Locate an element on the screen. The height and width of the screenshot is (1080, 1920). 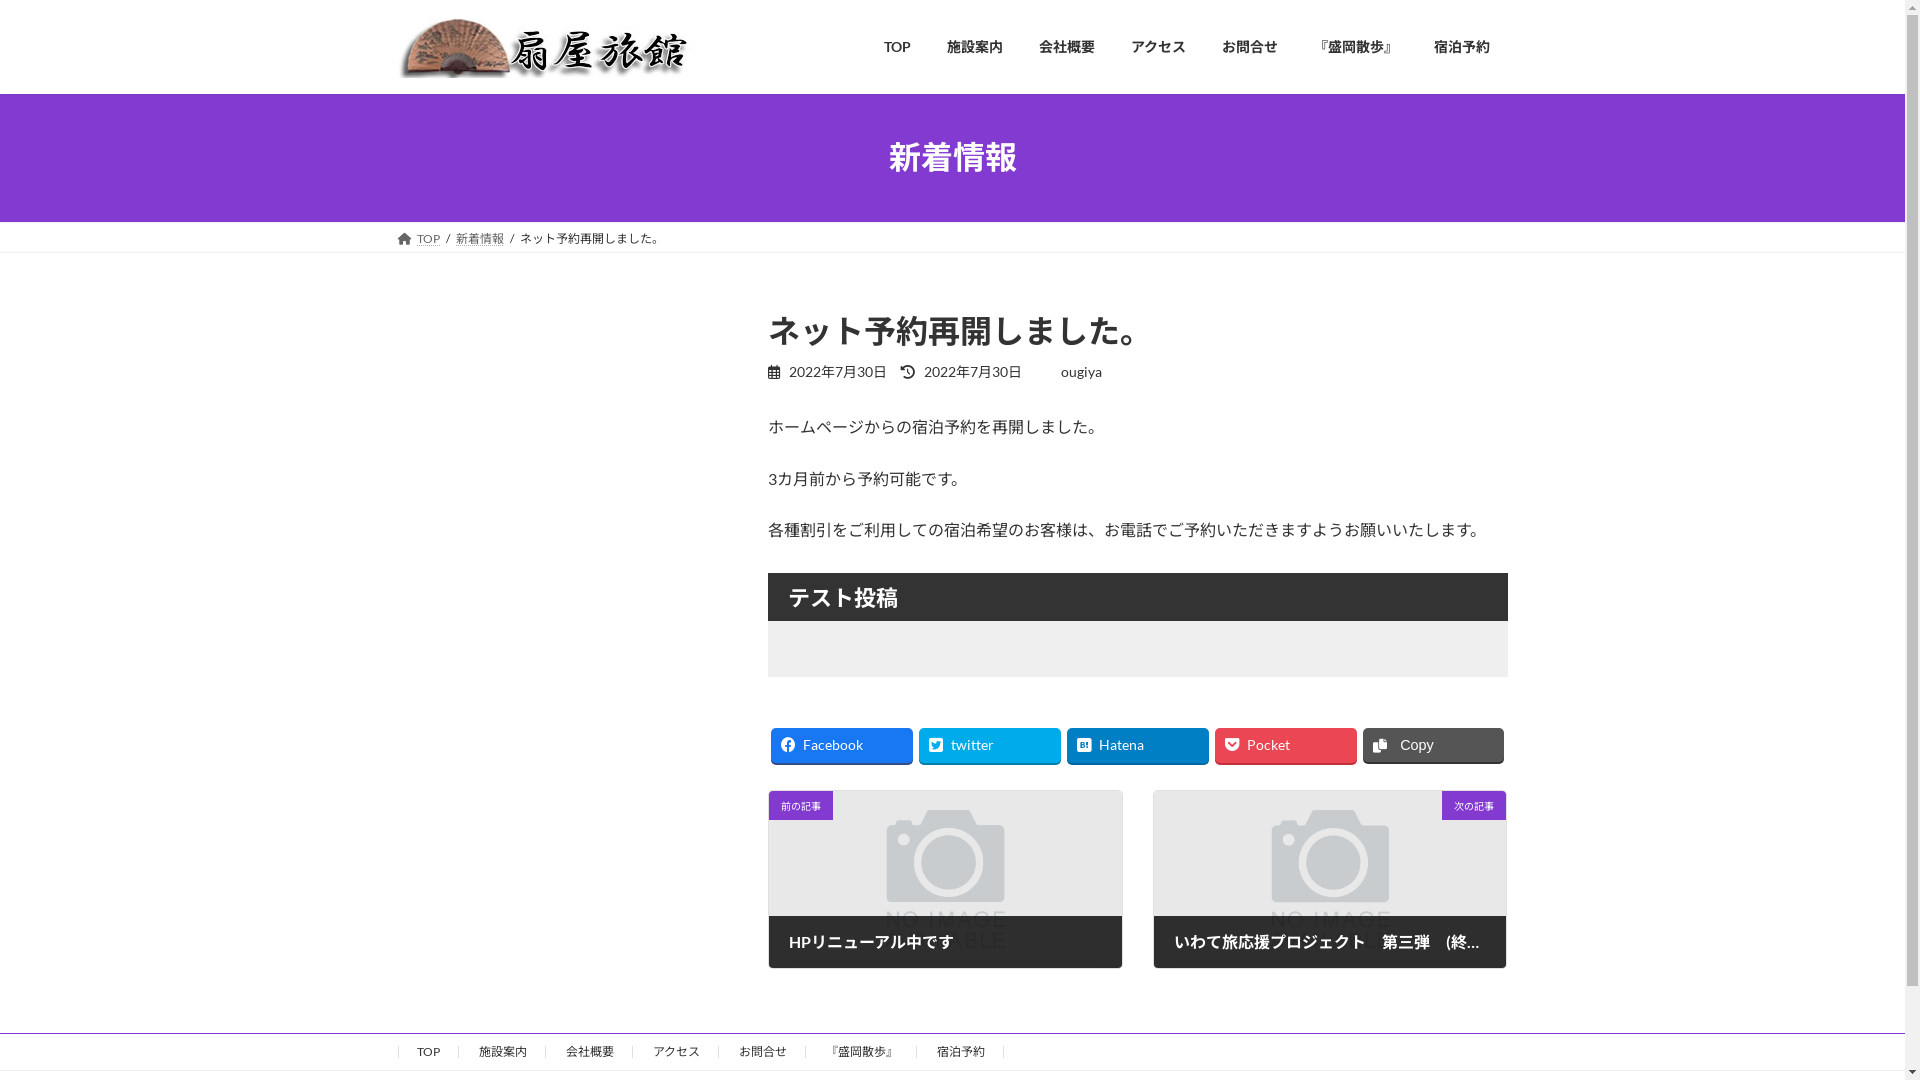
'Facebook' is located at coordinates (841, 744).